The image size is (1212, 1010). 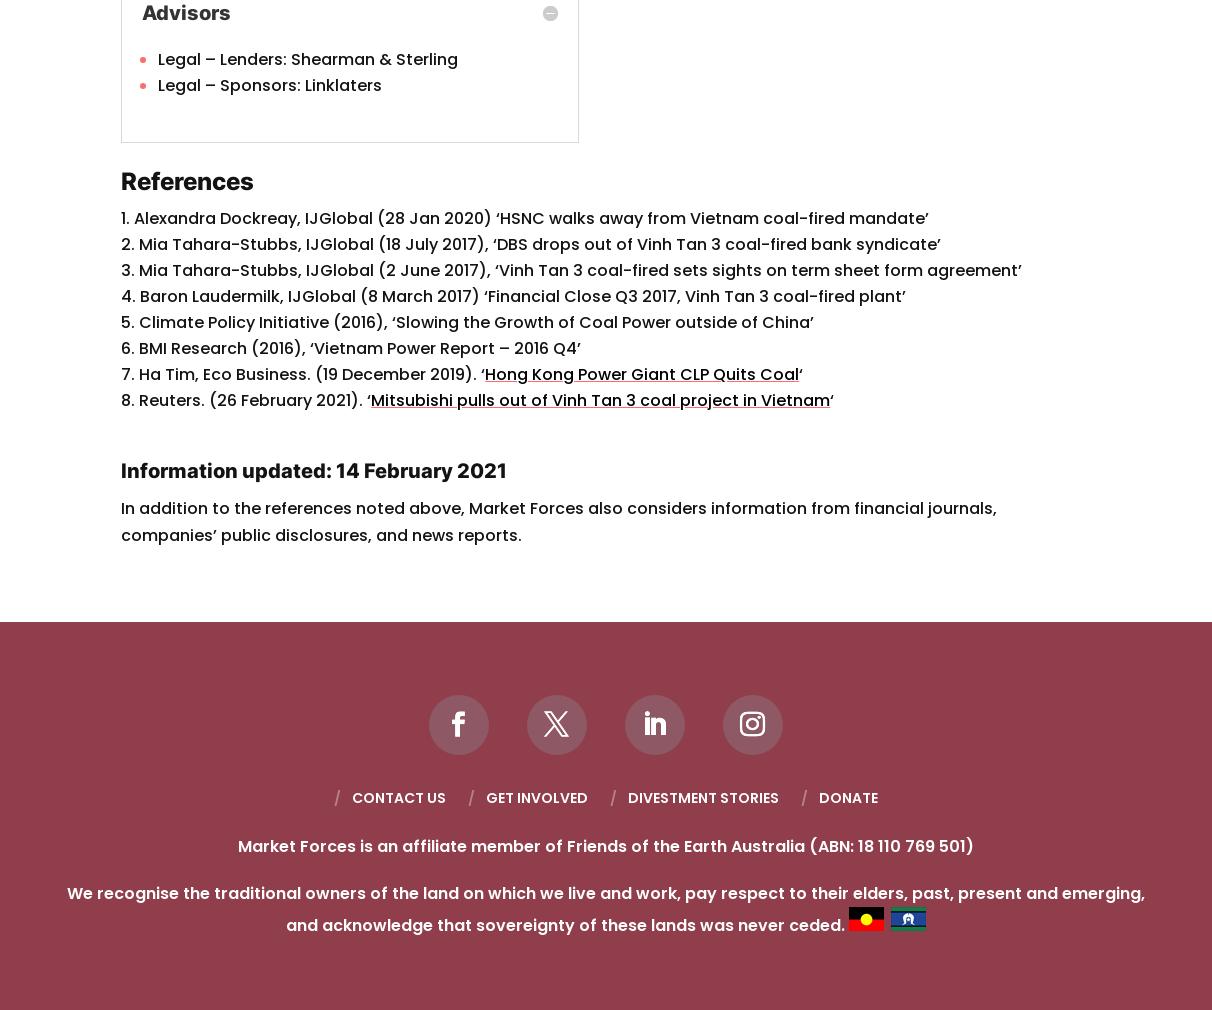 I want to click on 'Contact us', so click(x=398, y=796).